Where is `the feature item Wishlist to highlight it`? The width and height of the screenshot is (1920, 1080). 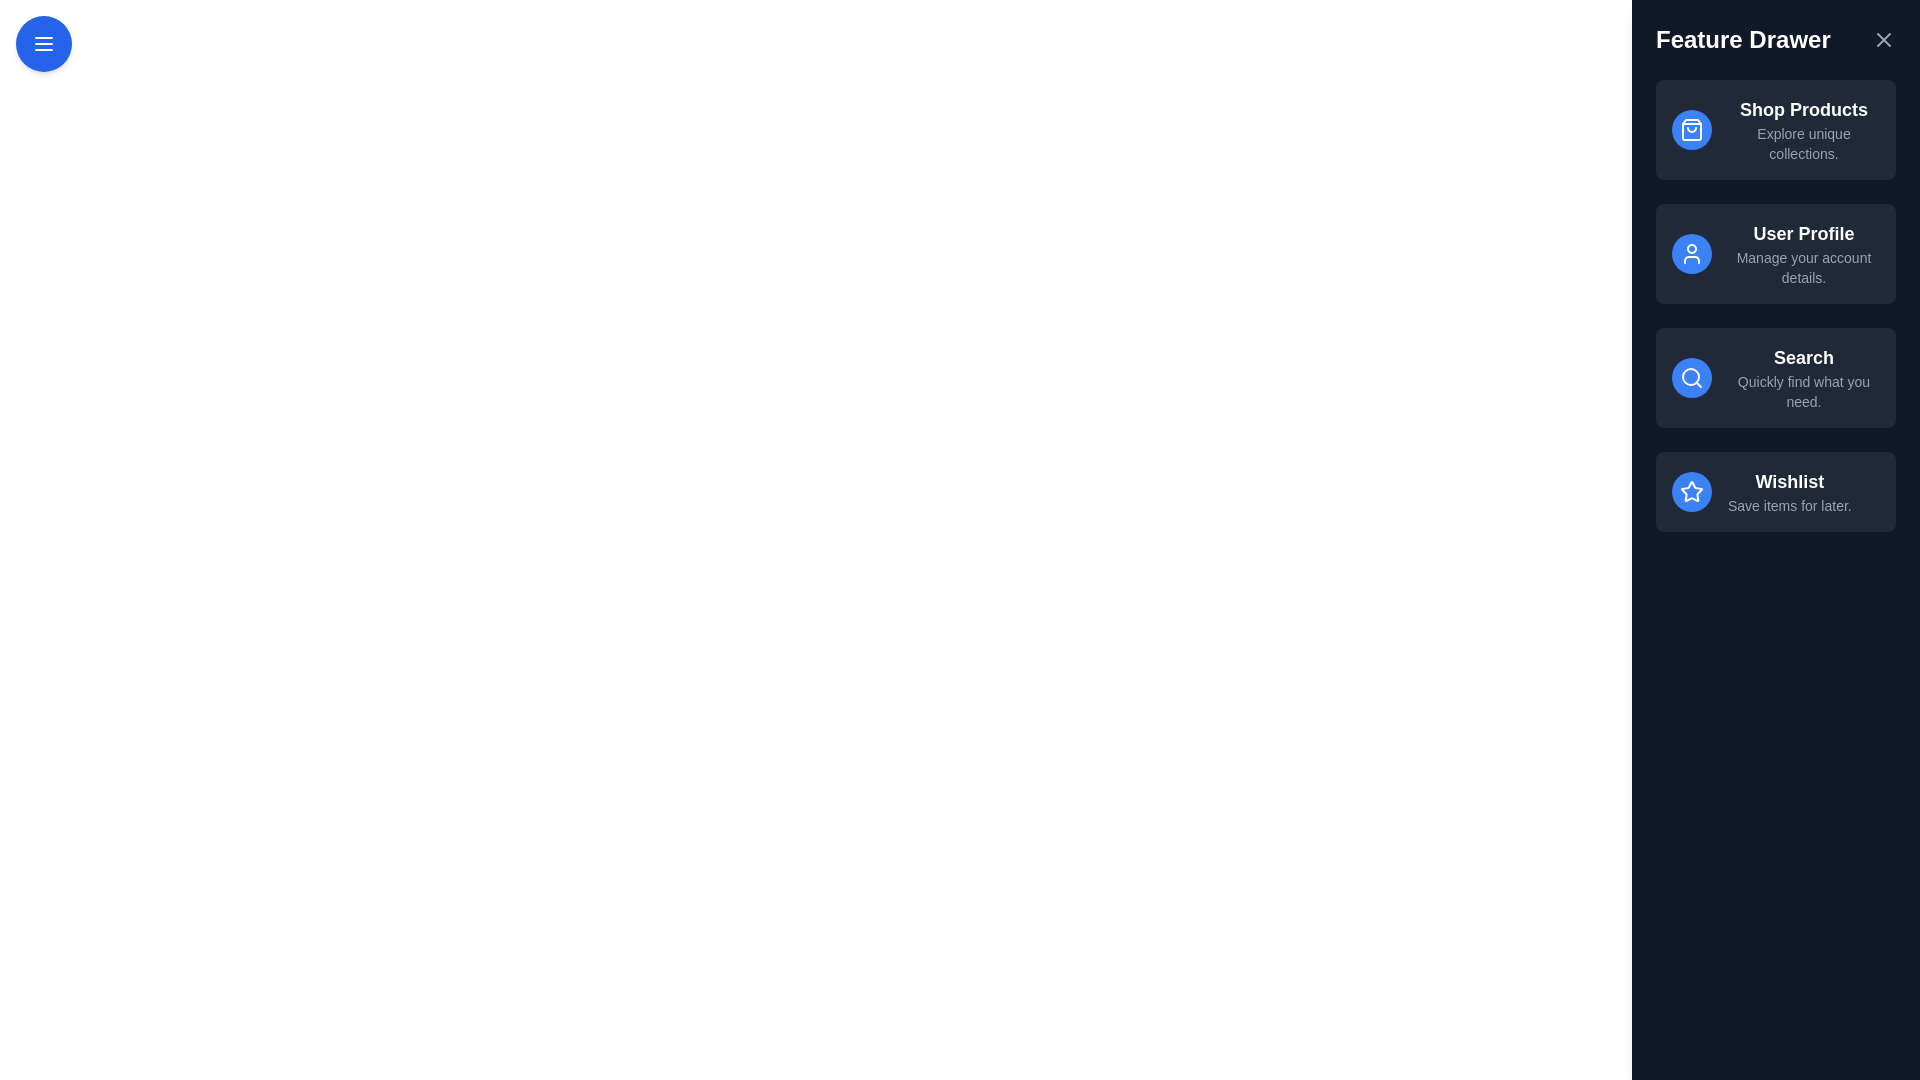 the feature item Wishlist to highlight it is located at coordinates (1776, 492).